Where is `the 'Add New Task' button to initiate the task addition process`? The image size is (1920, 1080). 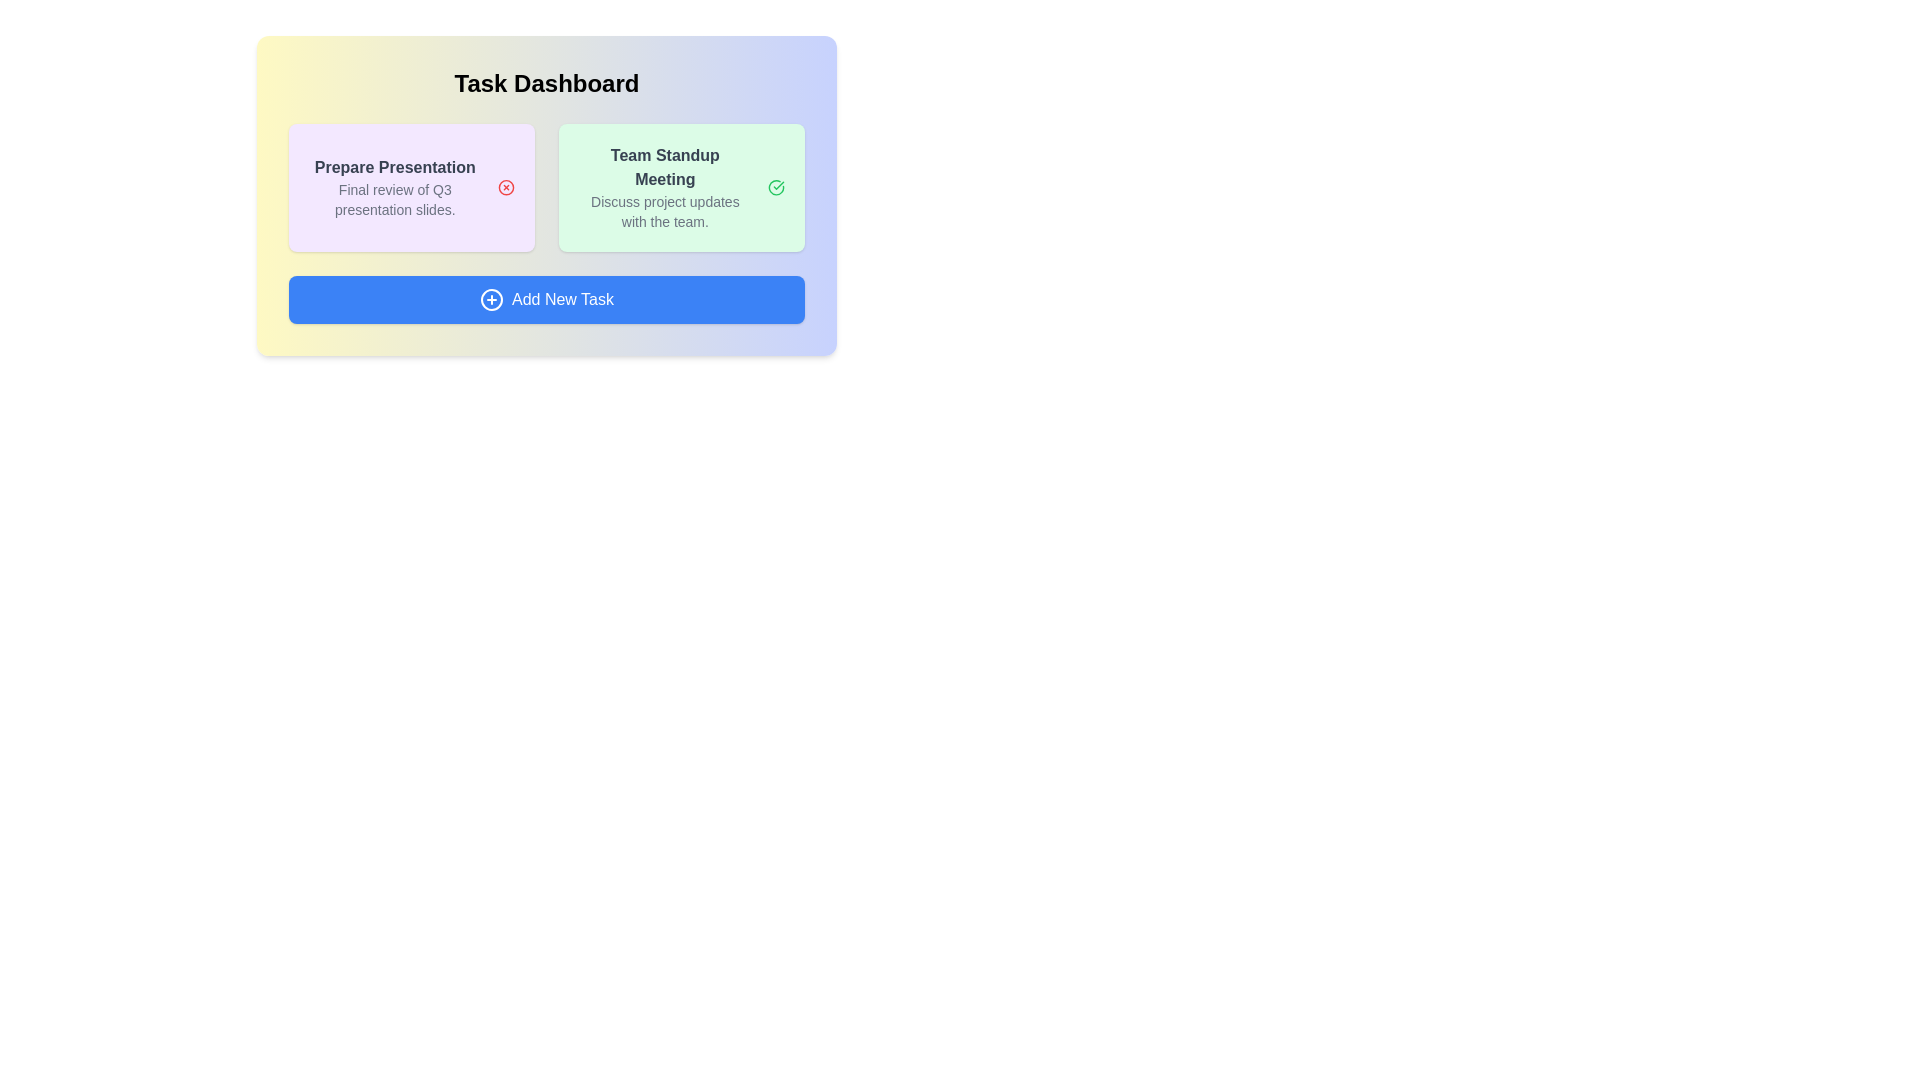
the 'Add New Task' button to initiate the task addition process is located at coordinates (547, 300).